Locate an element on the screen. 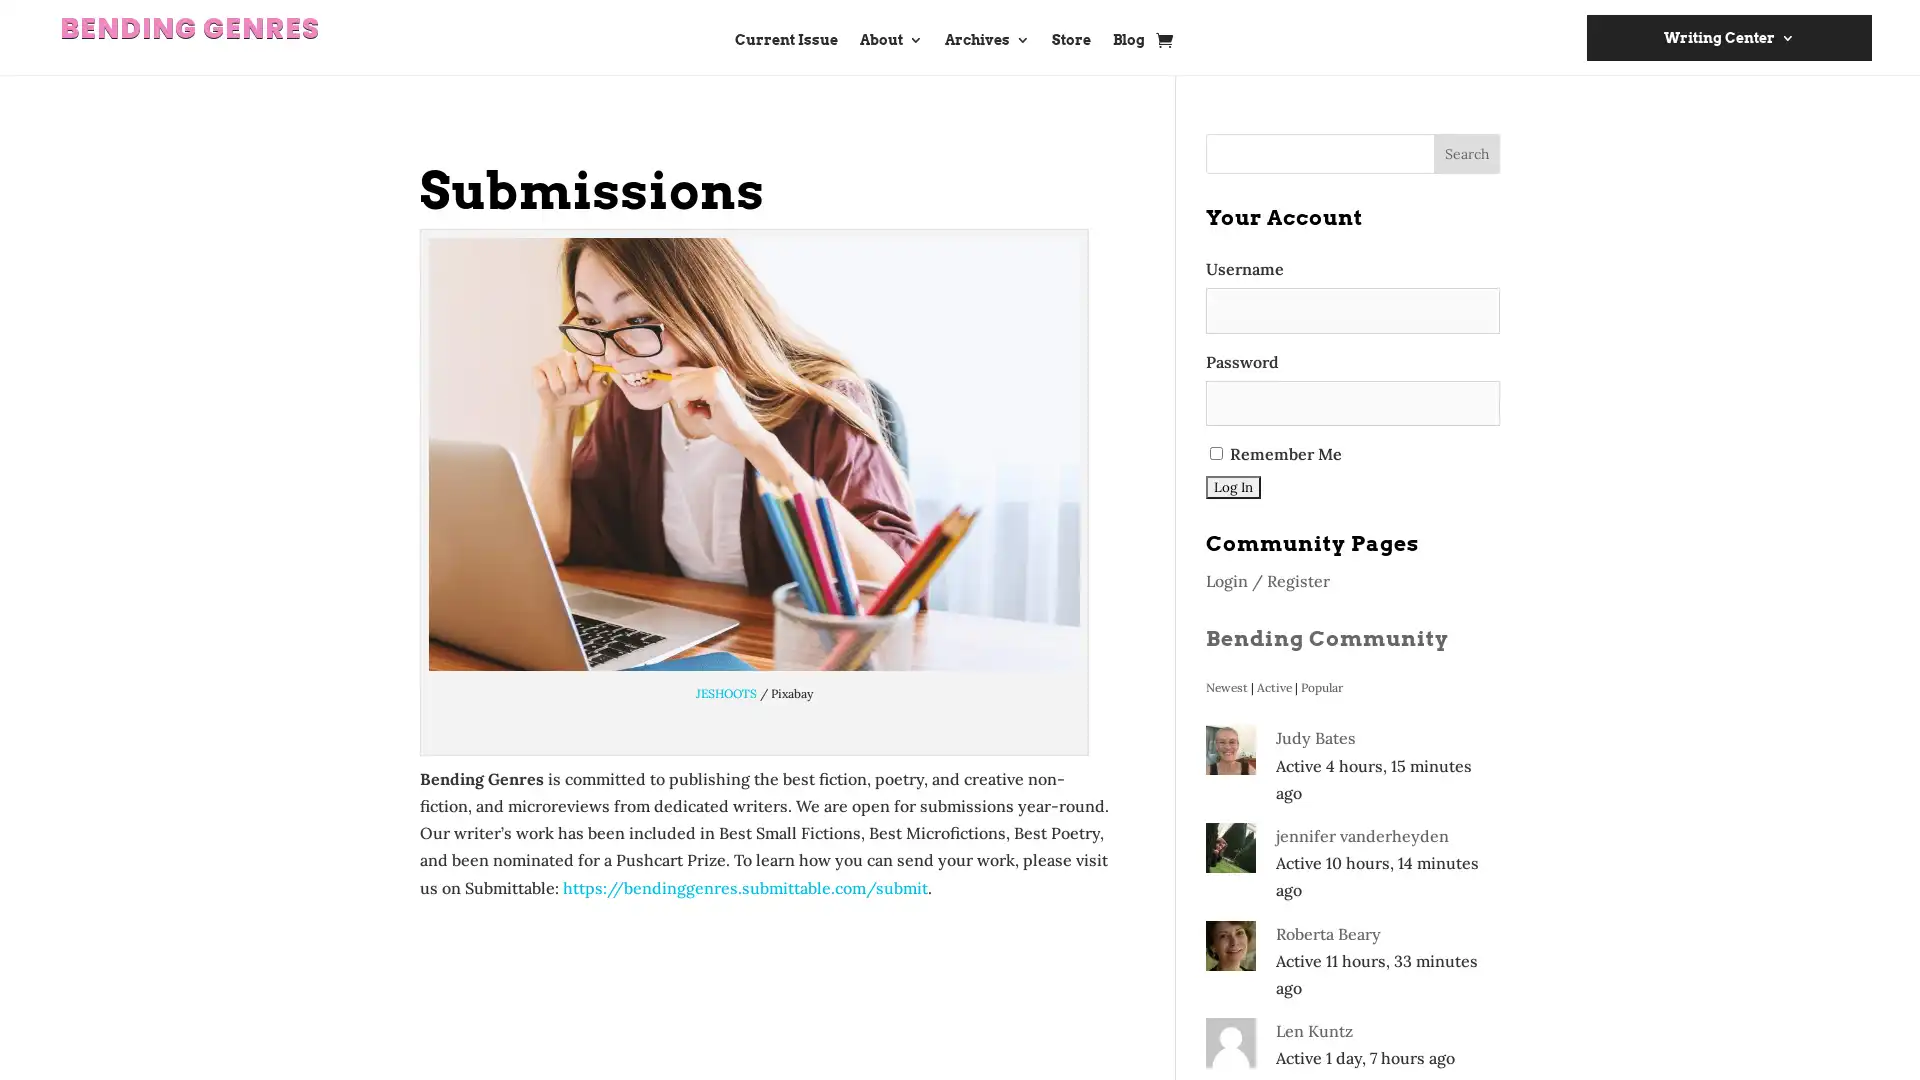  Search is located at coordinates (1467, 153).